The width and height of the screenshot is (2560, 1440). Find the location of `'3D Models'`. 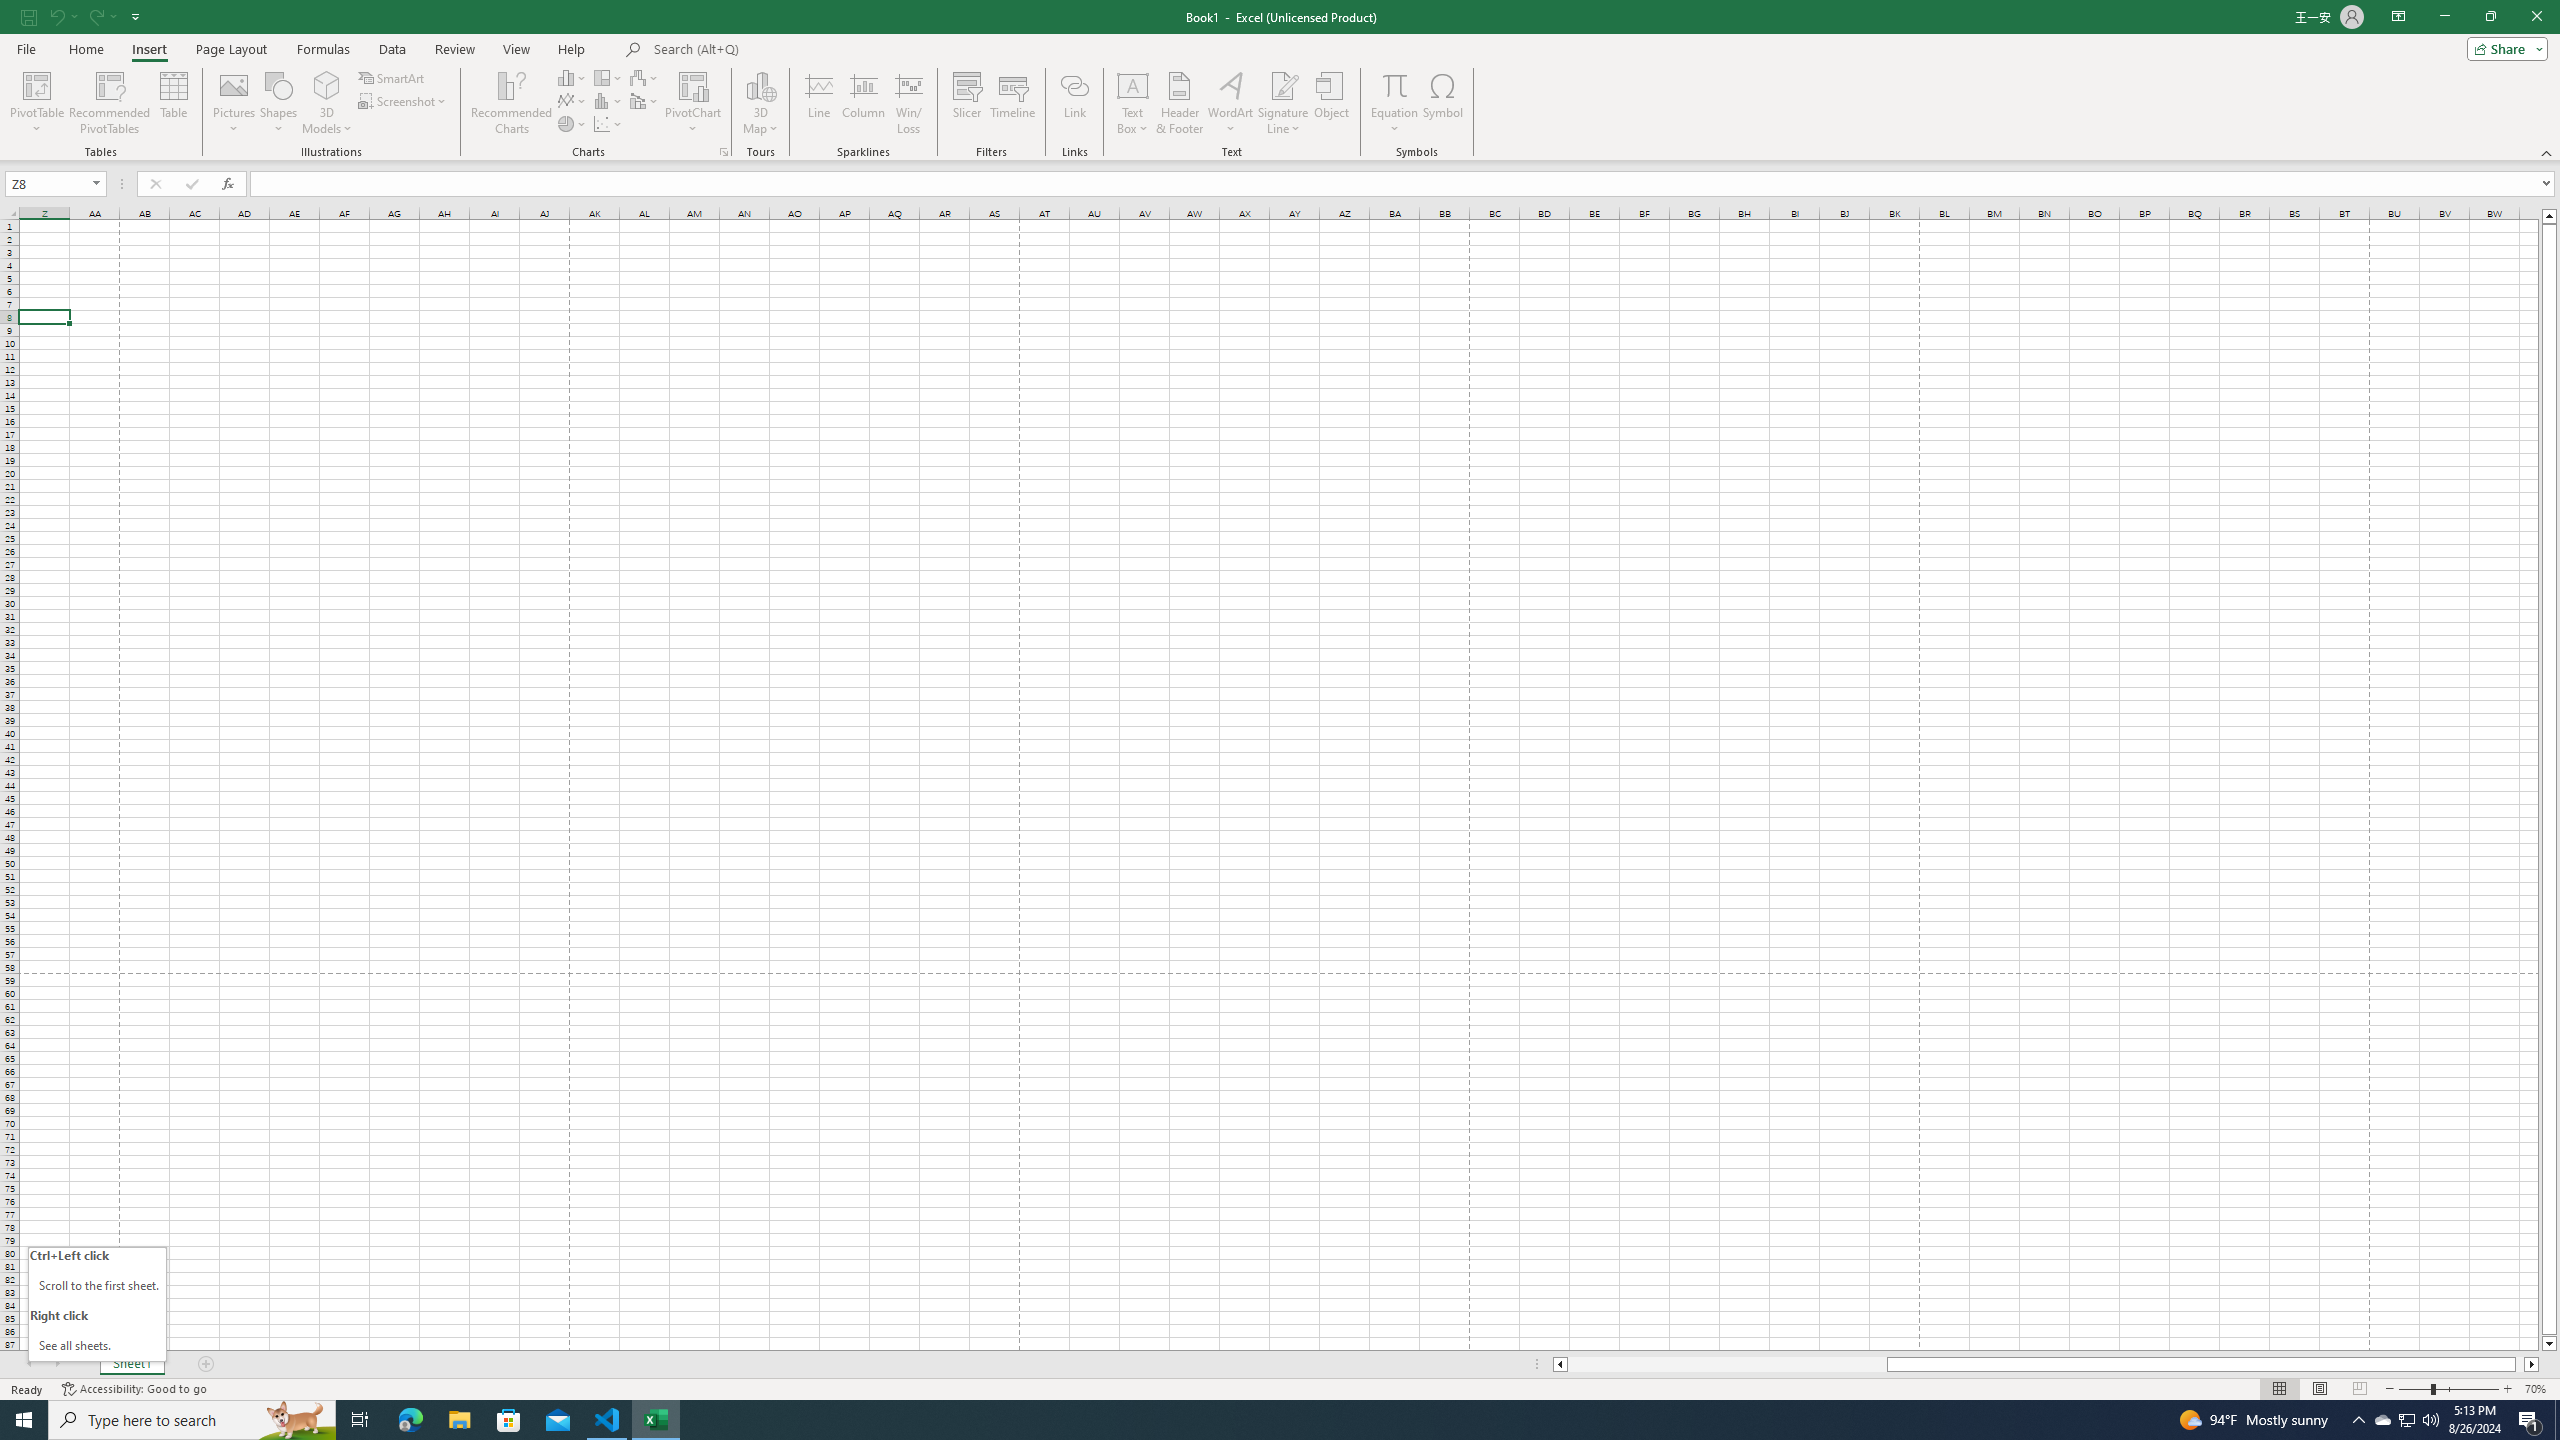

'3D Models' is located at coordinates (326, 84).